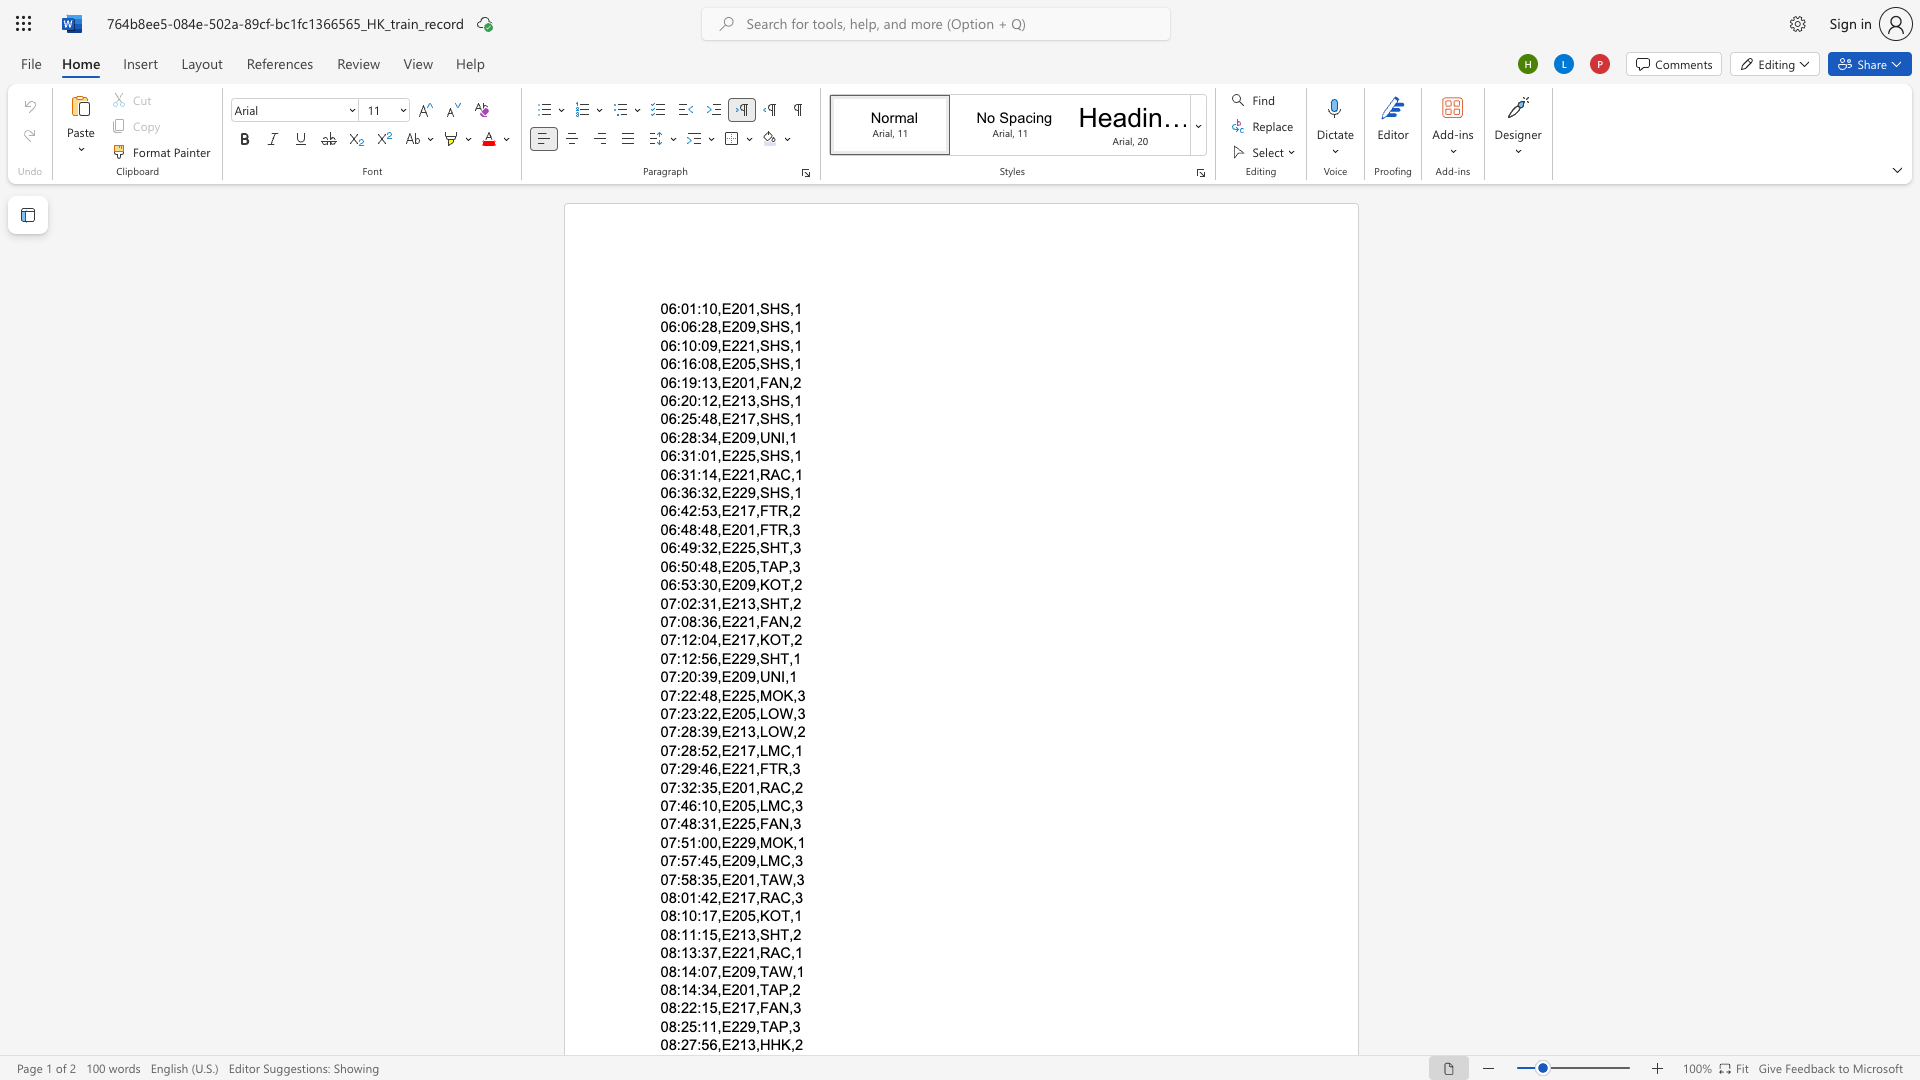 The width and height of the screenshot is (1920, 1080). Describe the element at coordinates (689, 1044) in the screenshot. I see `the subset text "7:56,E213" within the text "08:27:56,E213,HHK,2"` at that location.